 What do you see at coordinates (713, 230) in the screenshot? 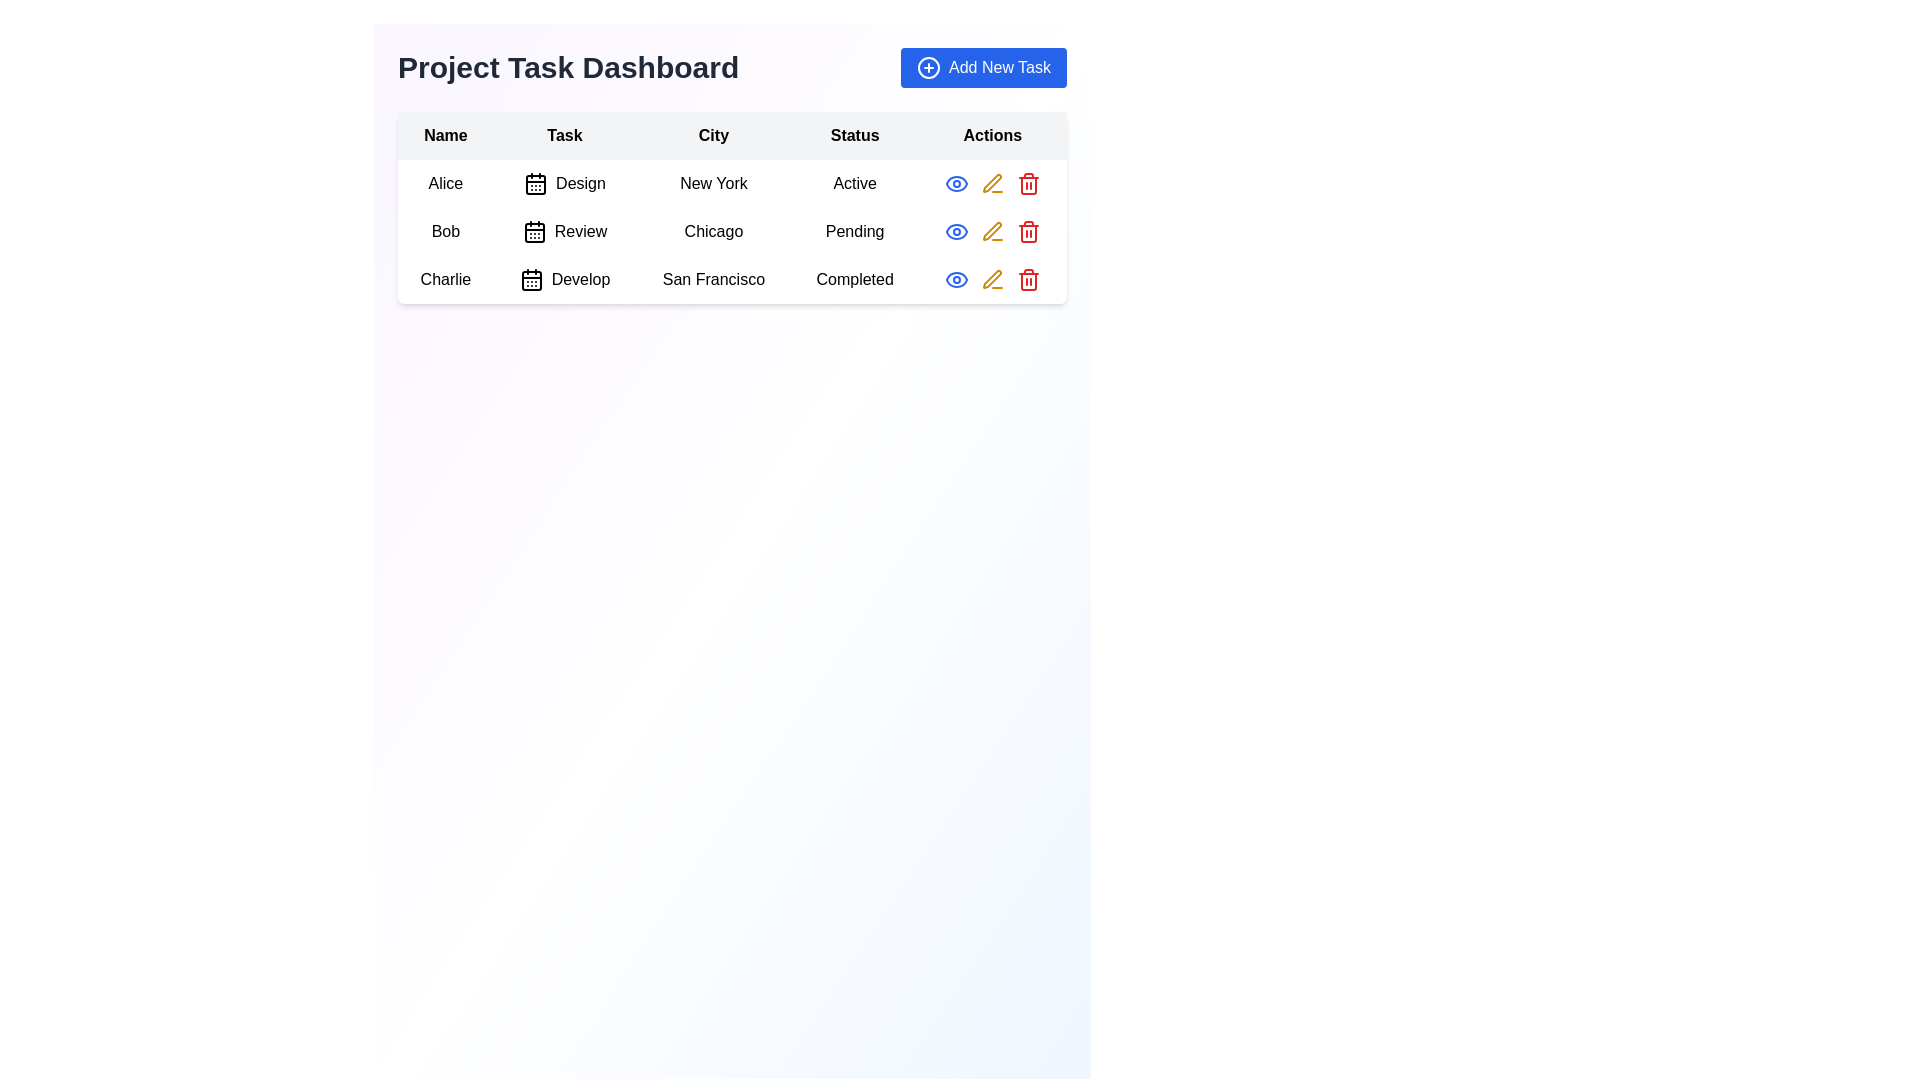
I see `the 'City' label in the second row of the table` at bounding box center [713, 230].